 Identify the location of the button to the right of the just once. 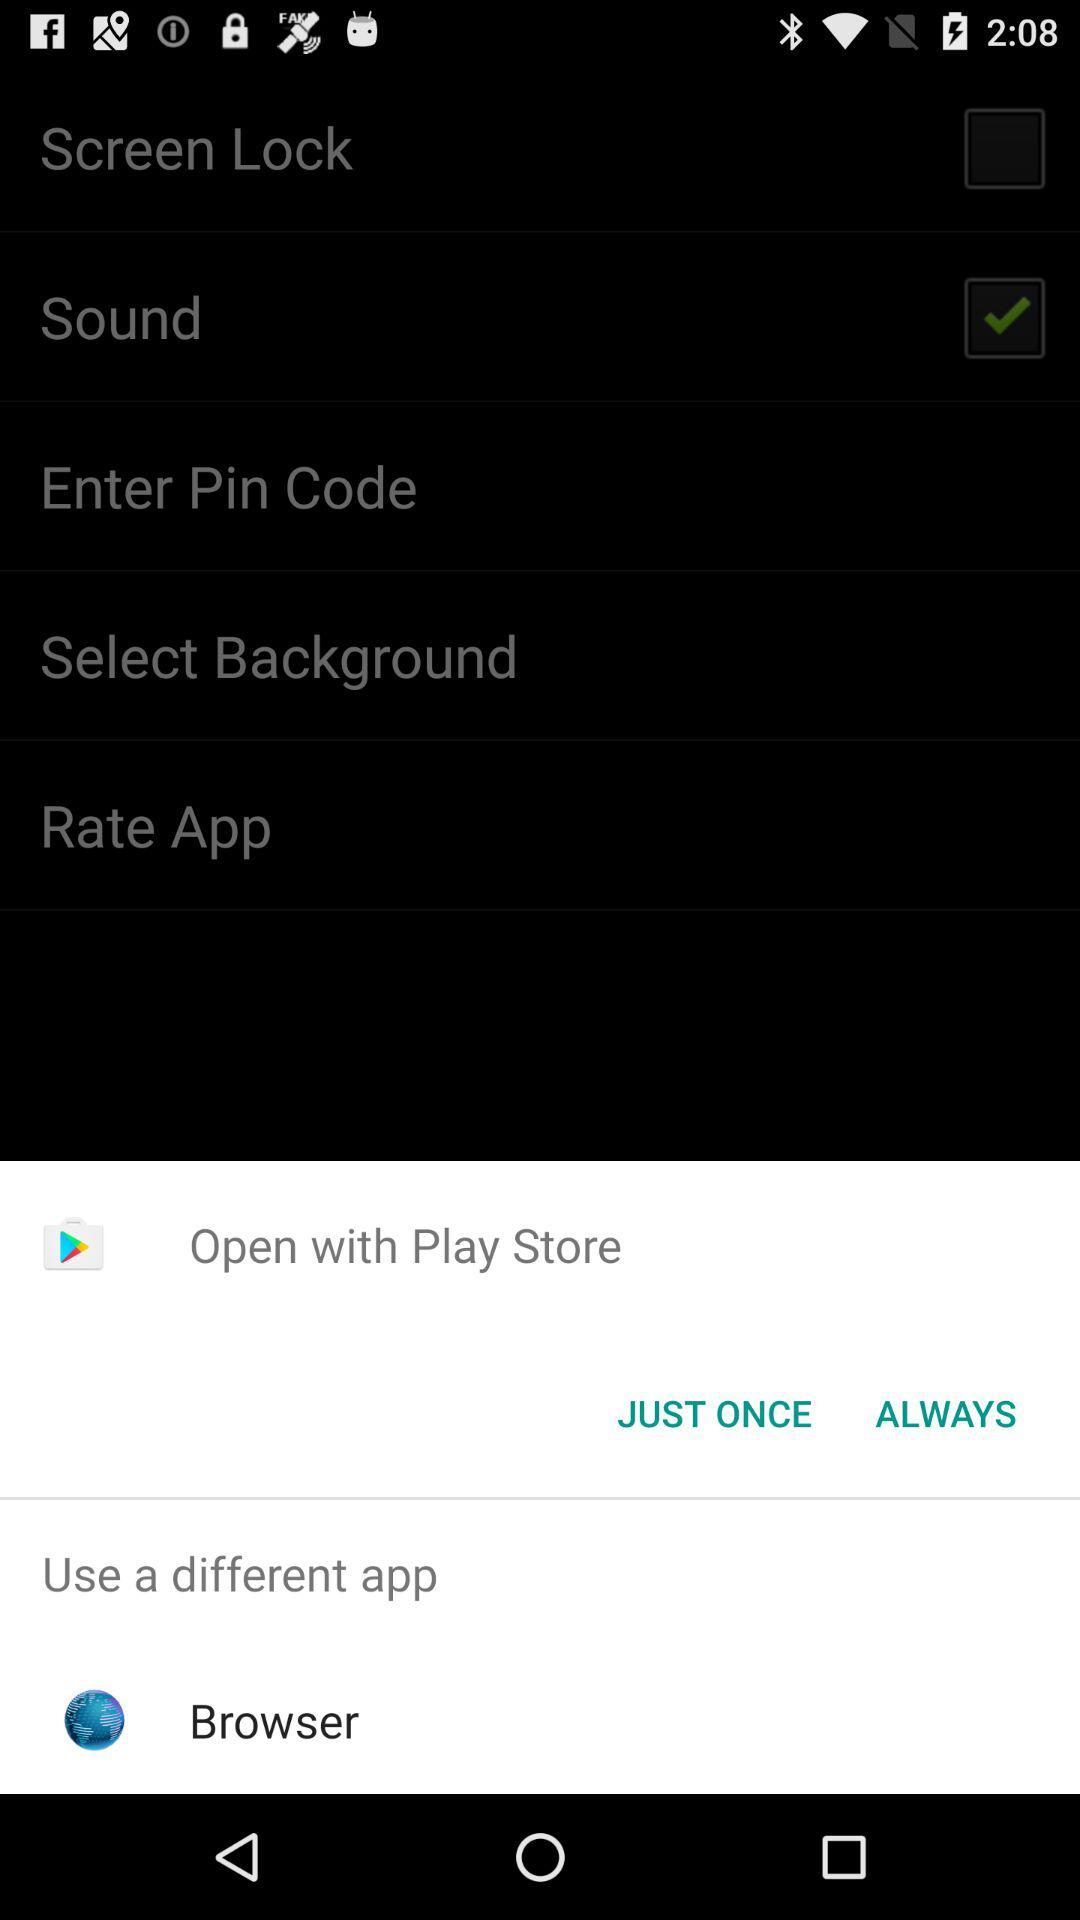
(945, 1411).